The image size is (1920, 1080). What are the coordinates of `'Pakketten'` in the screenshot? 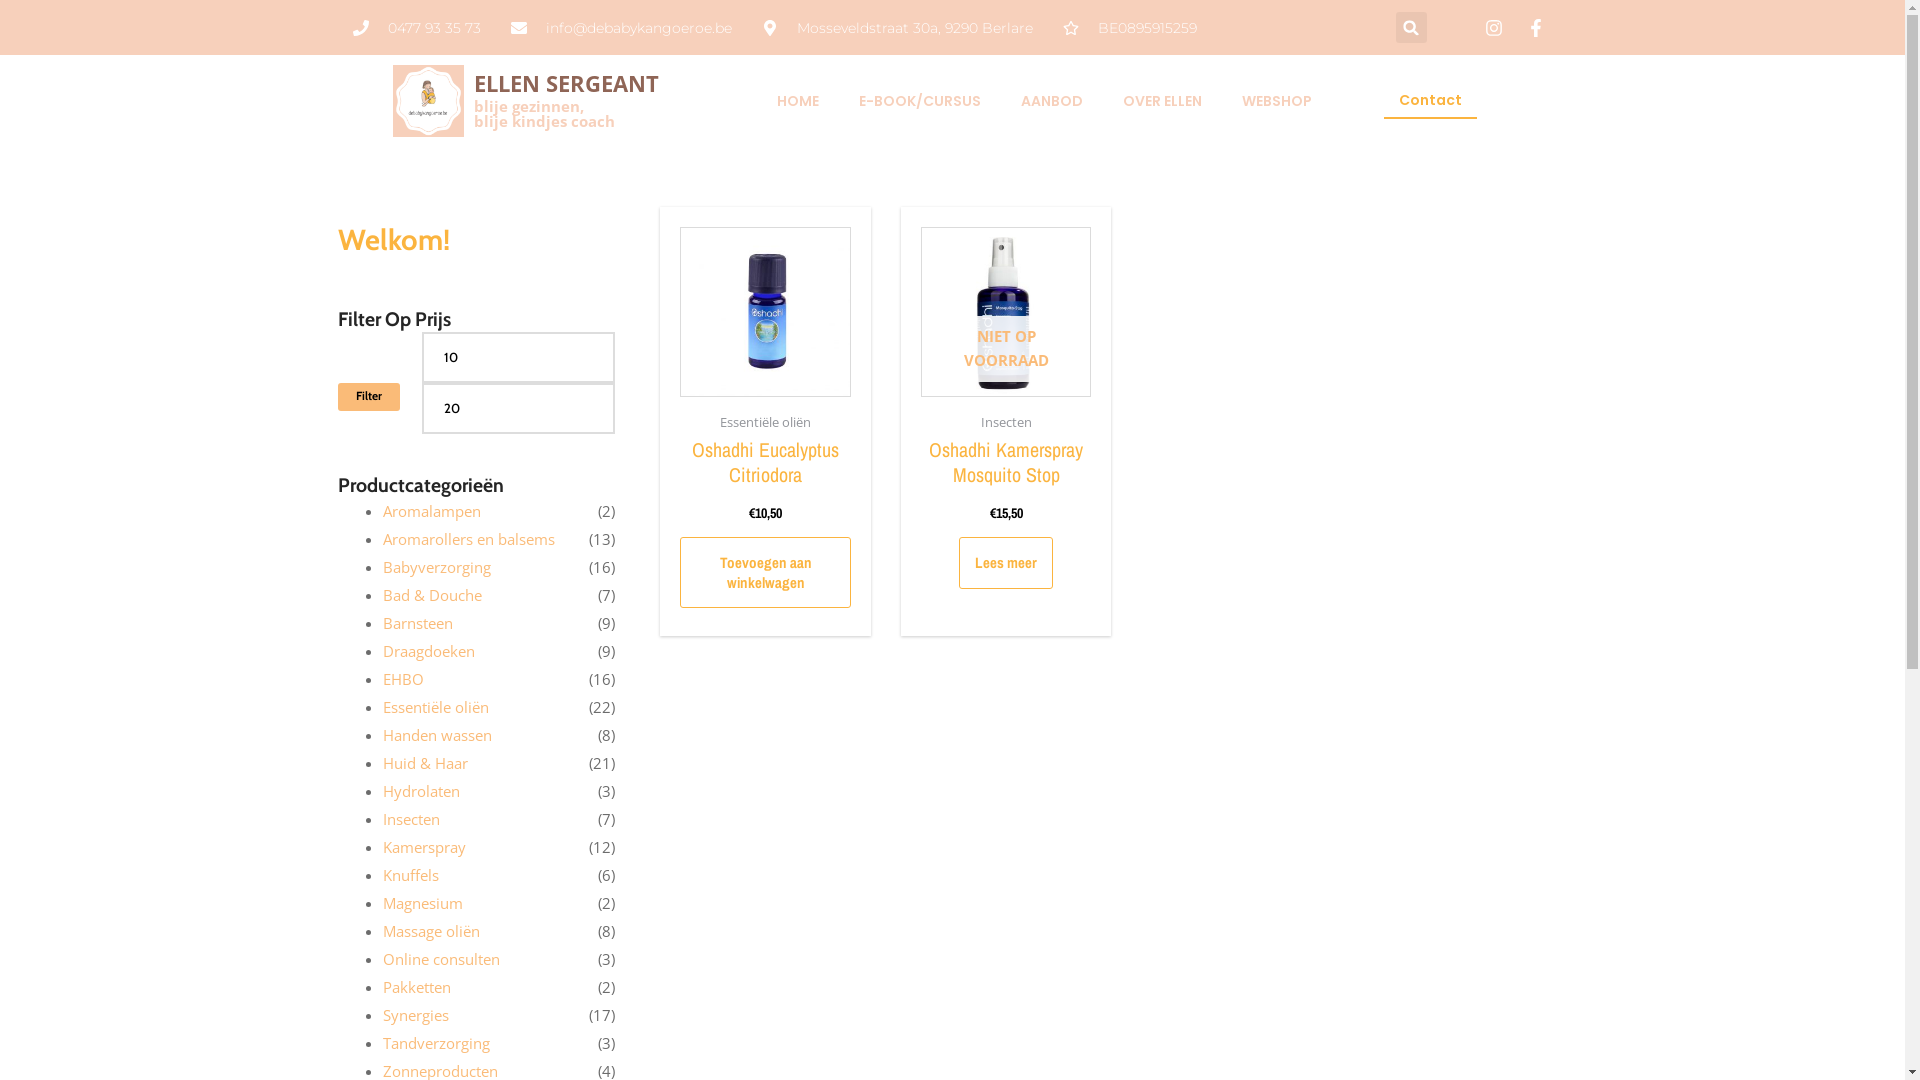 It's located at (415, 986).